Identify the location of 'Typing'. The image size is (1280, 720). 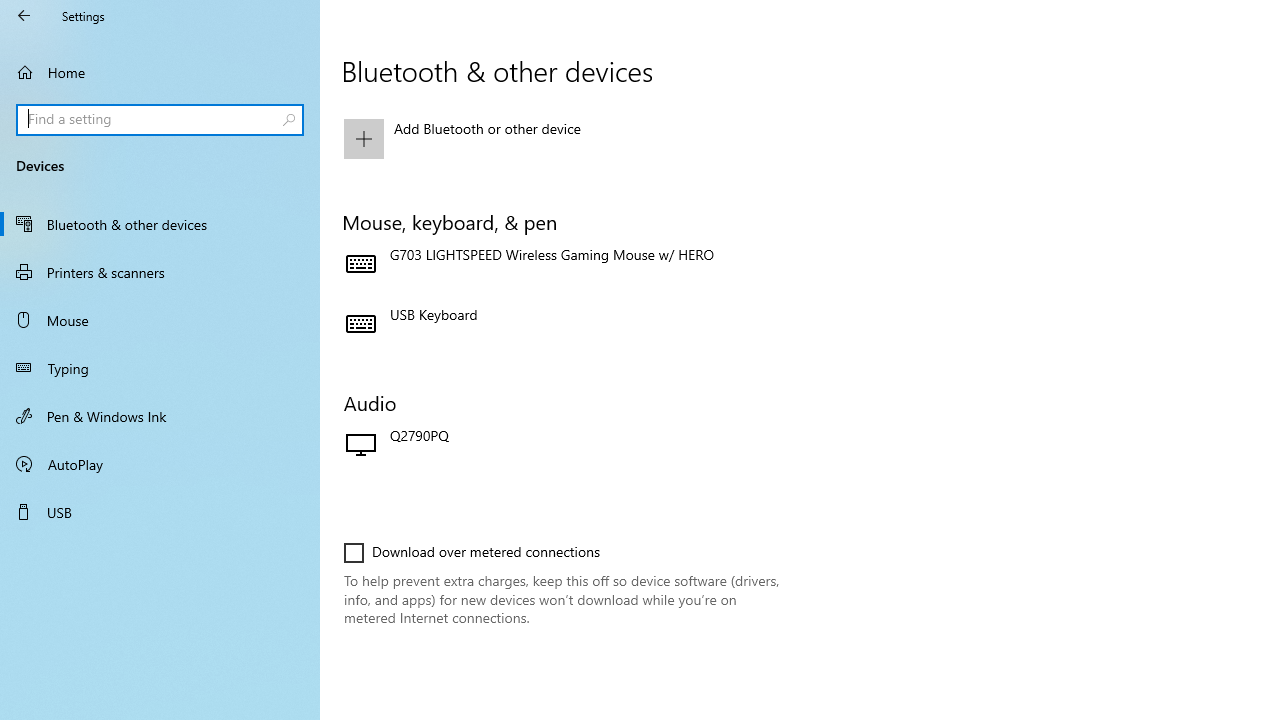
(160, 367).